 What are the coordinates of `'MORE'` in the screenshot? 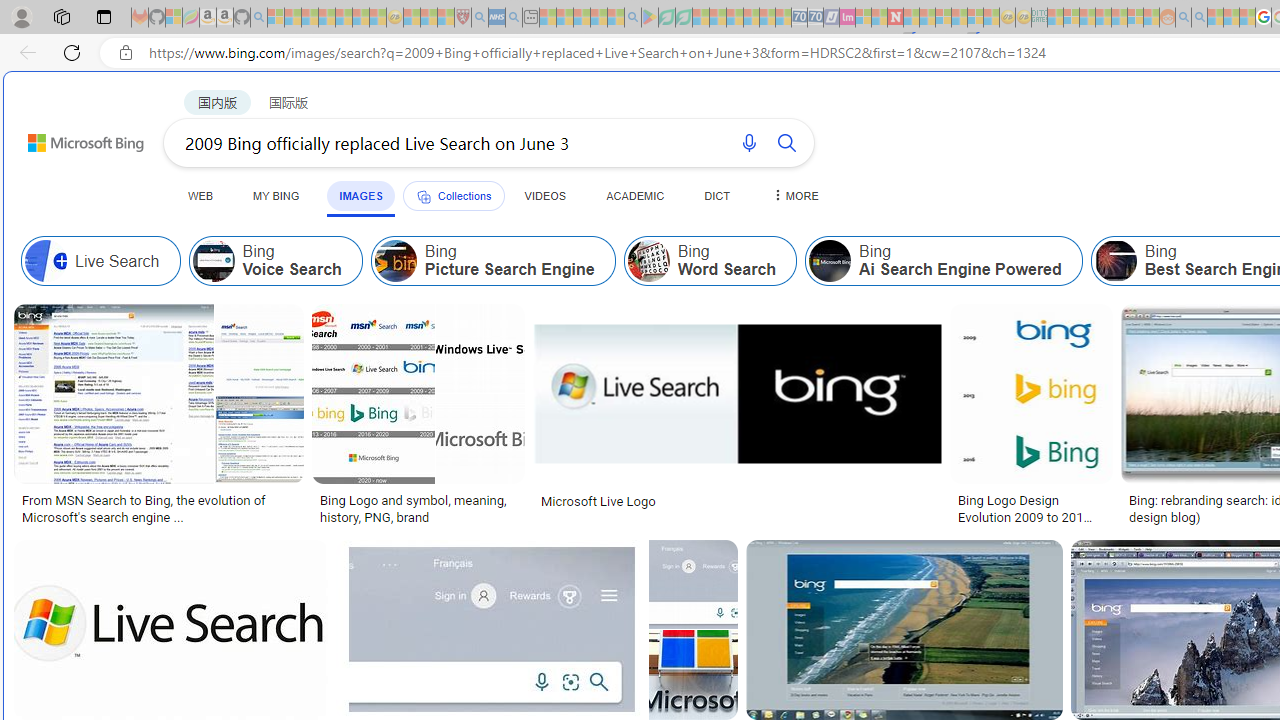 It's located at (792, 195).